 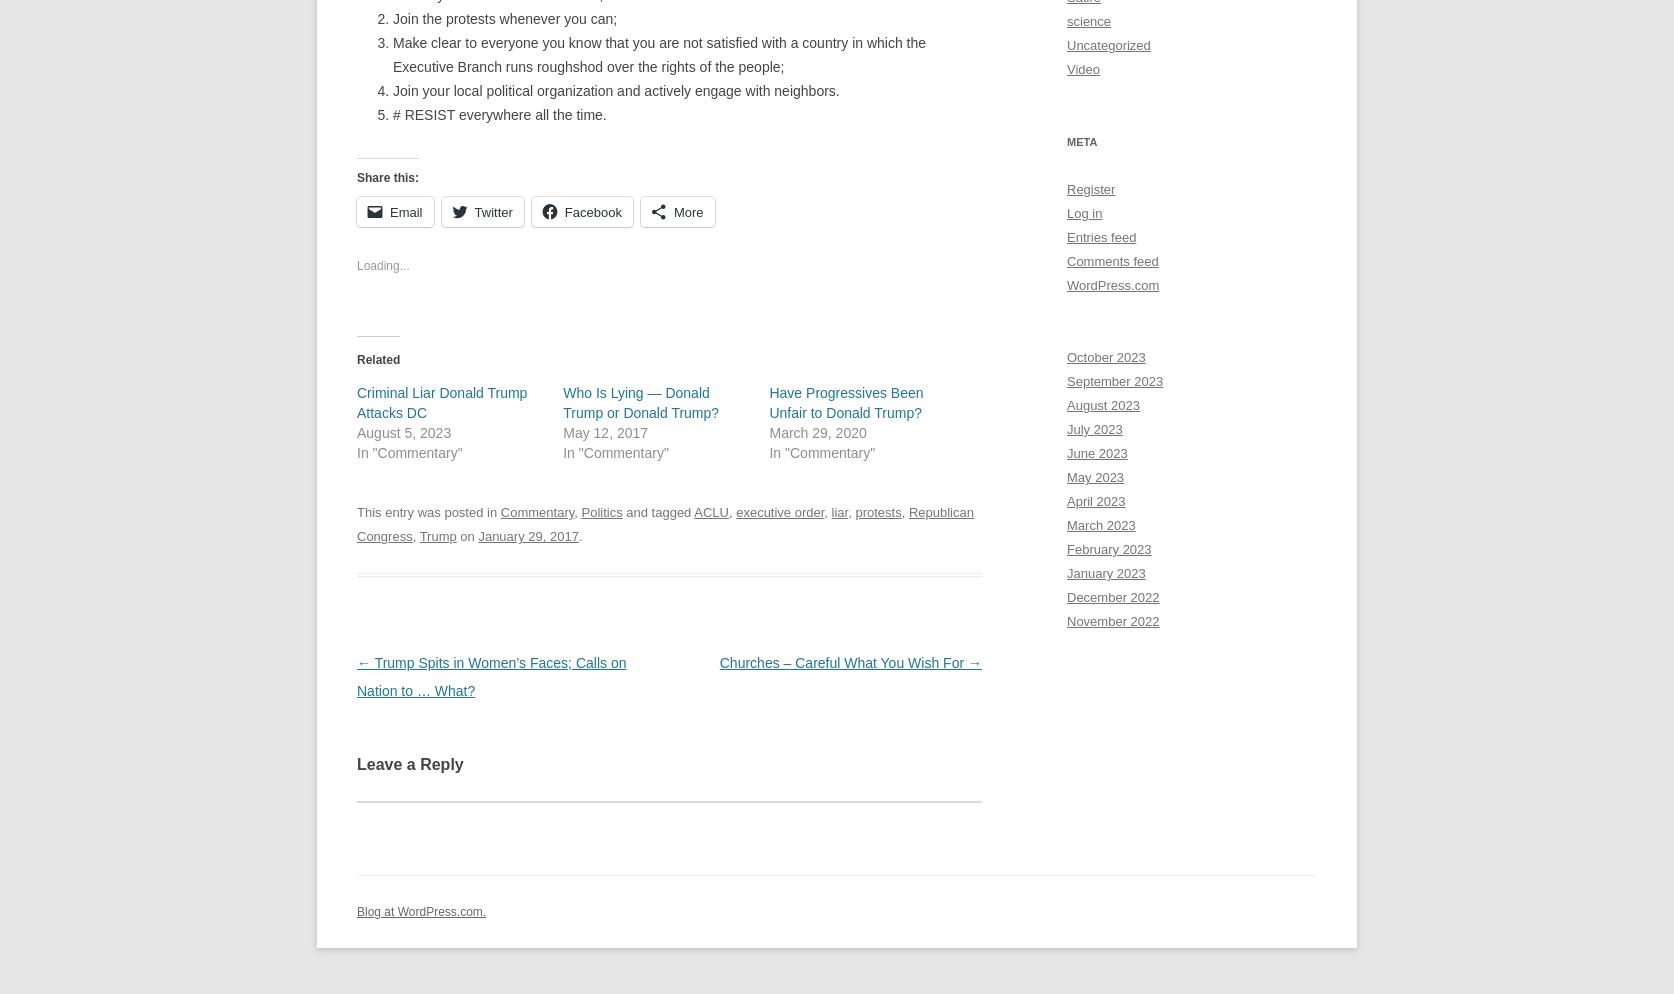 I want to click on 'Facebook', so click(x=592, y=211).